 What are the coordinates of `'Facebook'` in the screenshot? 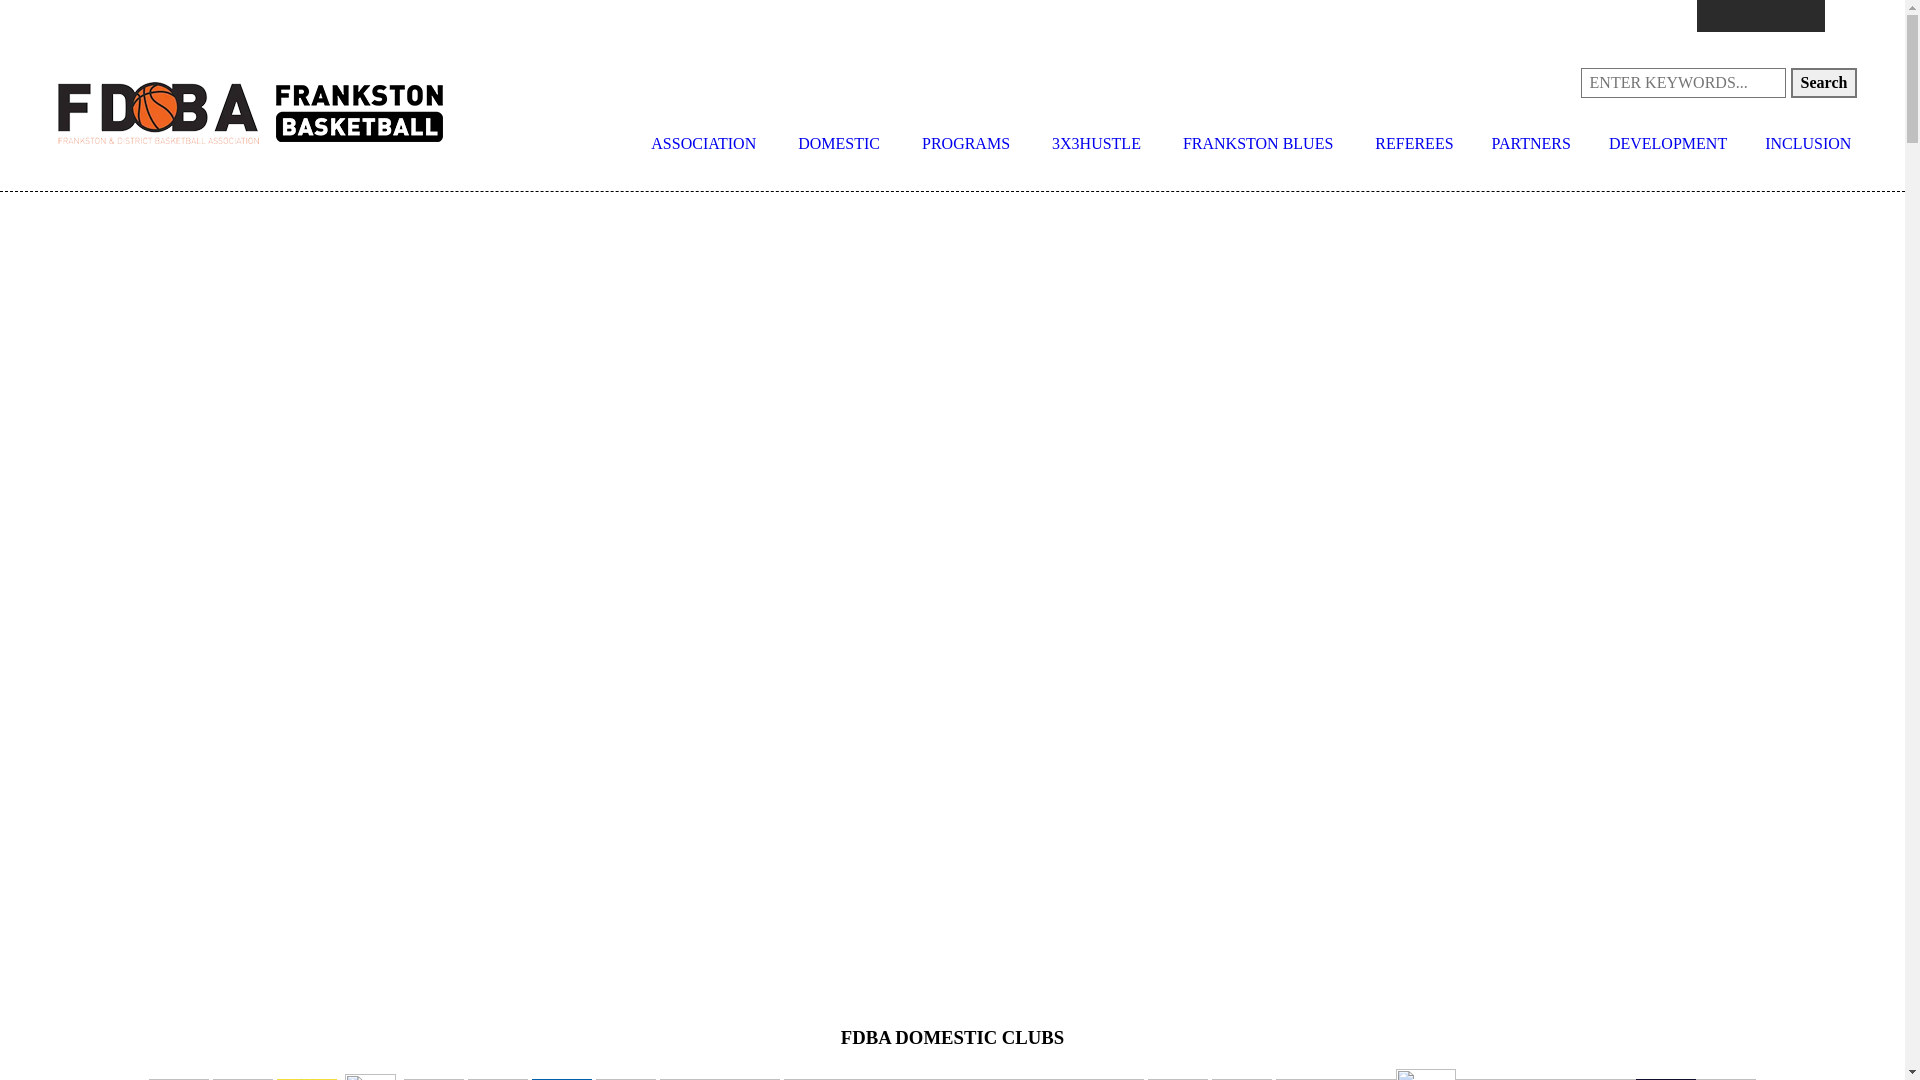 It's located at (1712, 15).